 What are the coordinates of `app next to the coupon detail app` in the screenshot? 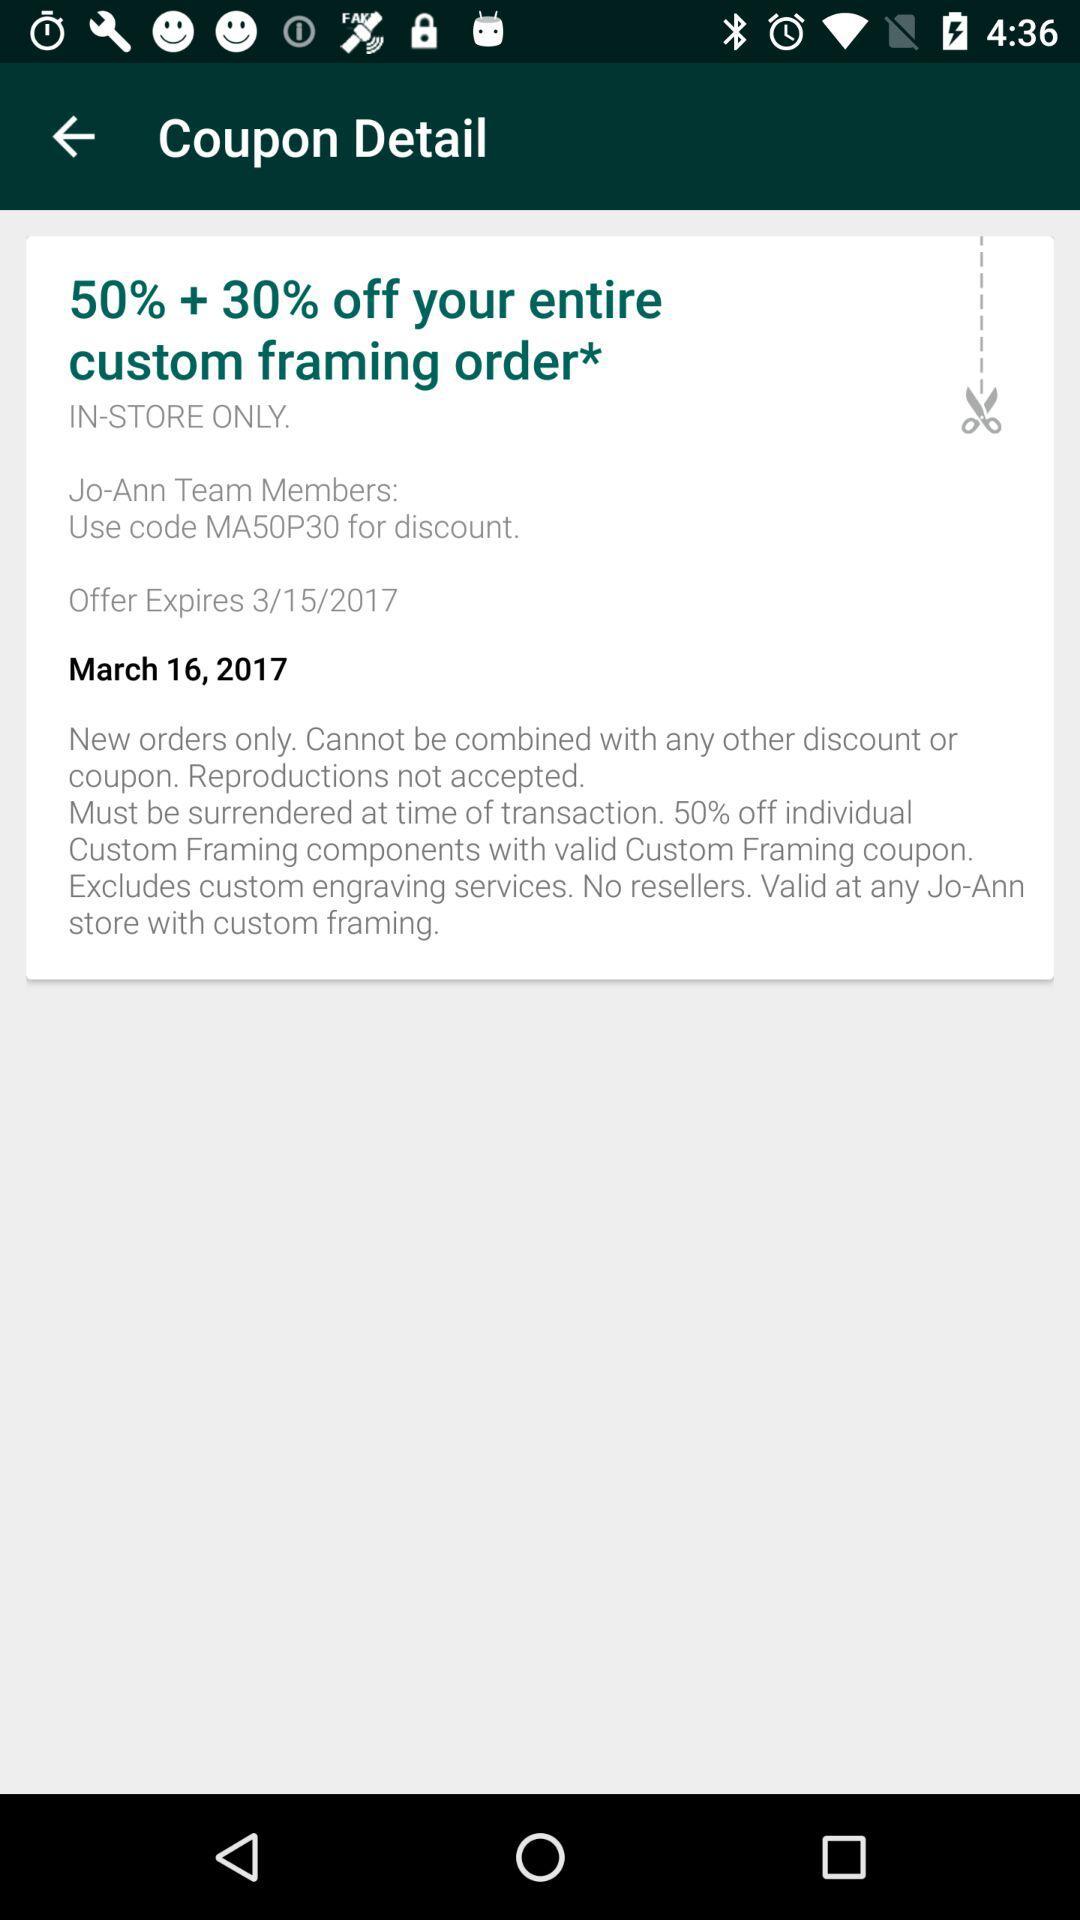 It's located at (72, 135).